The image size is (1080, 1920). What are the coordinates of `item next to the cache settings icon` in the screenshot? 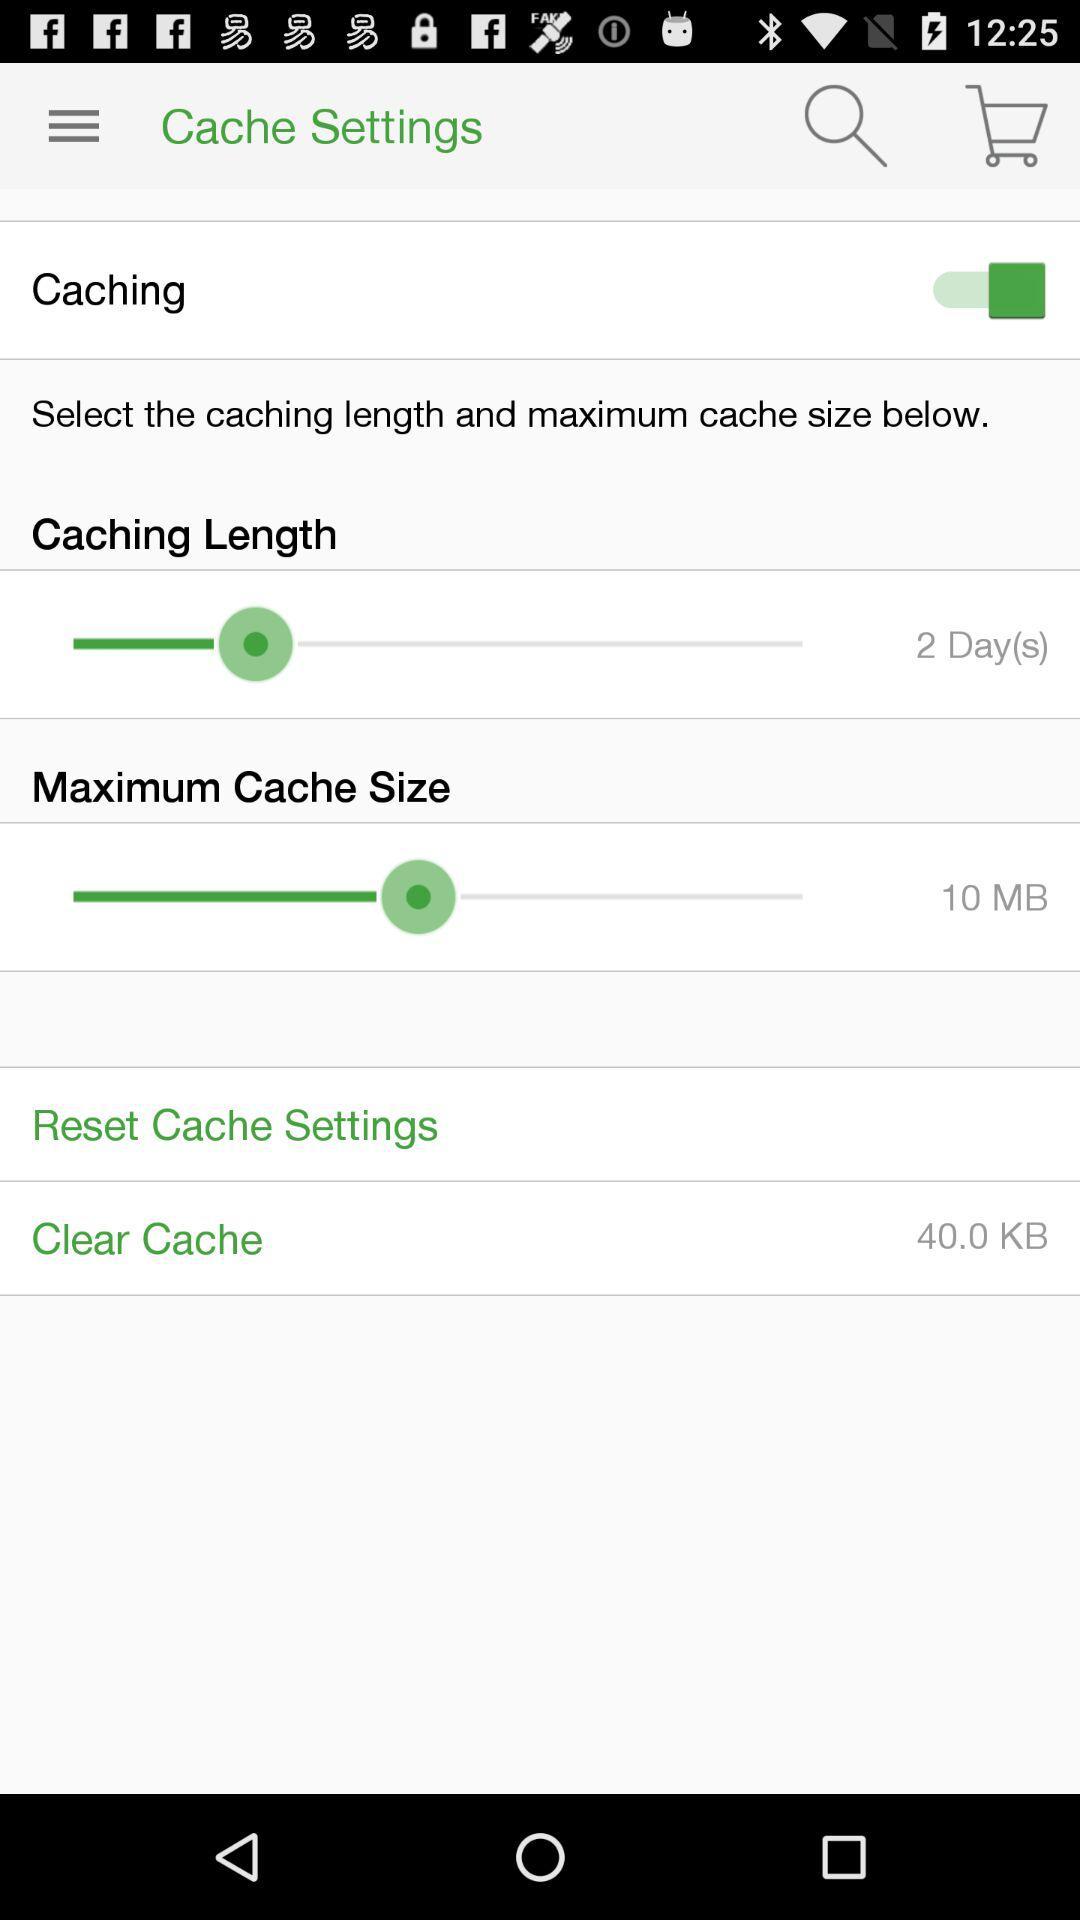 It's located at (72, 124).